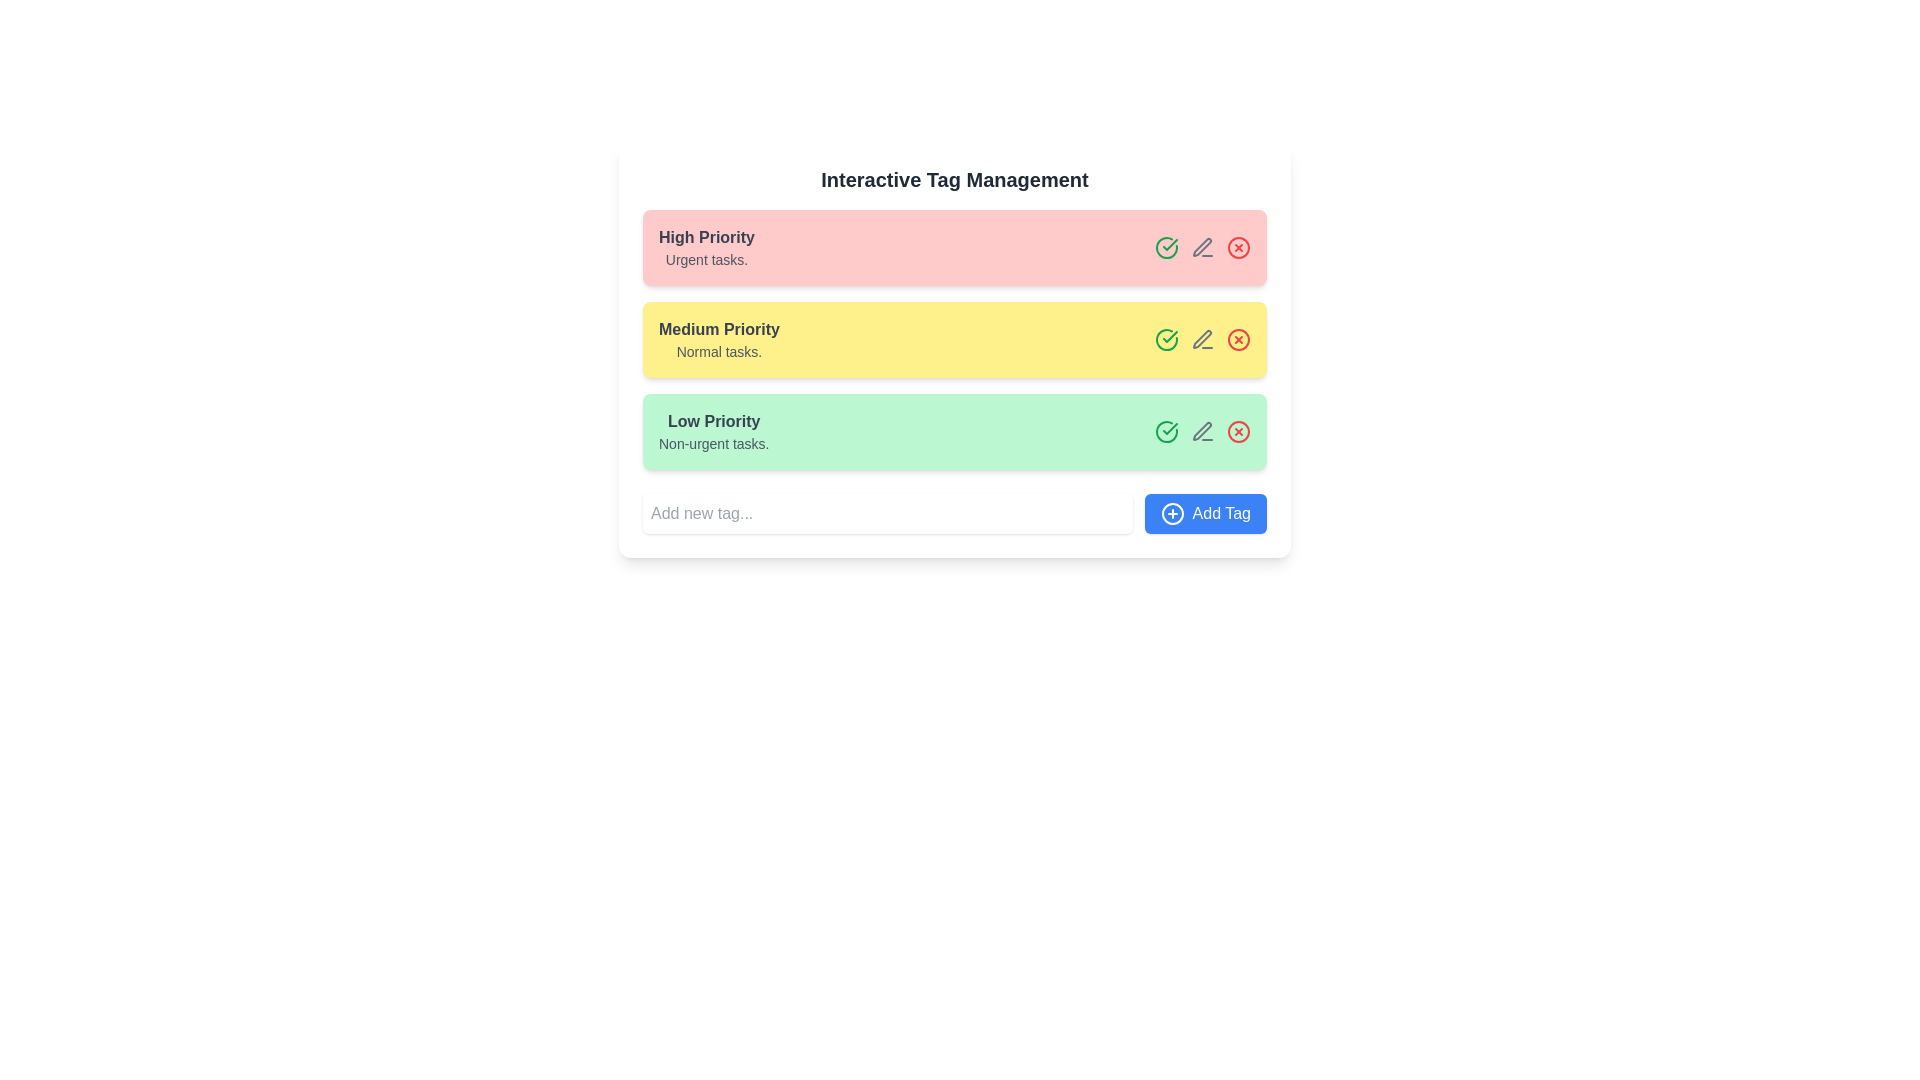 This screenshot has width=1920, height=1080. Describe the element at coordinates (954, 246) in the screenshot. I see `the first card in the list that represents a high-priority task category, which is located above the yellow card titled 'Medium Priority'` at that location.